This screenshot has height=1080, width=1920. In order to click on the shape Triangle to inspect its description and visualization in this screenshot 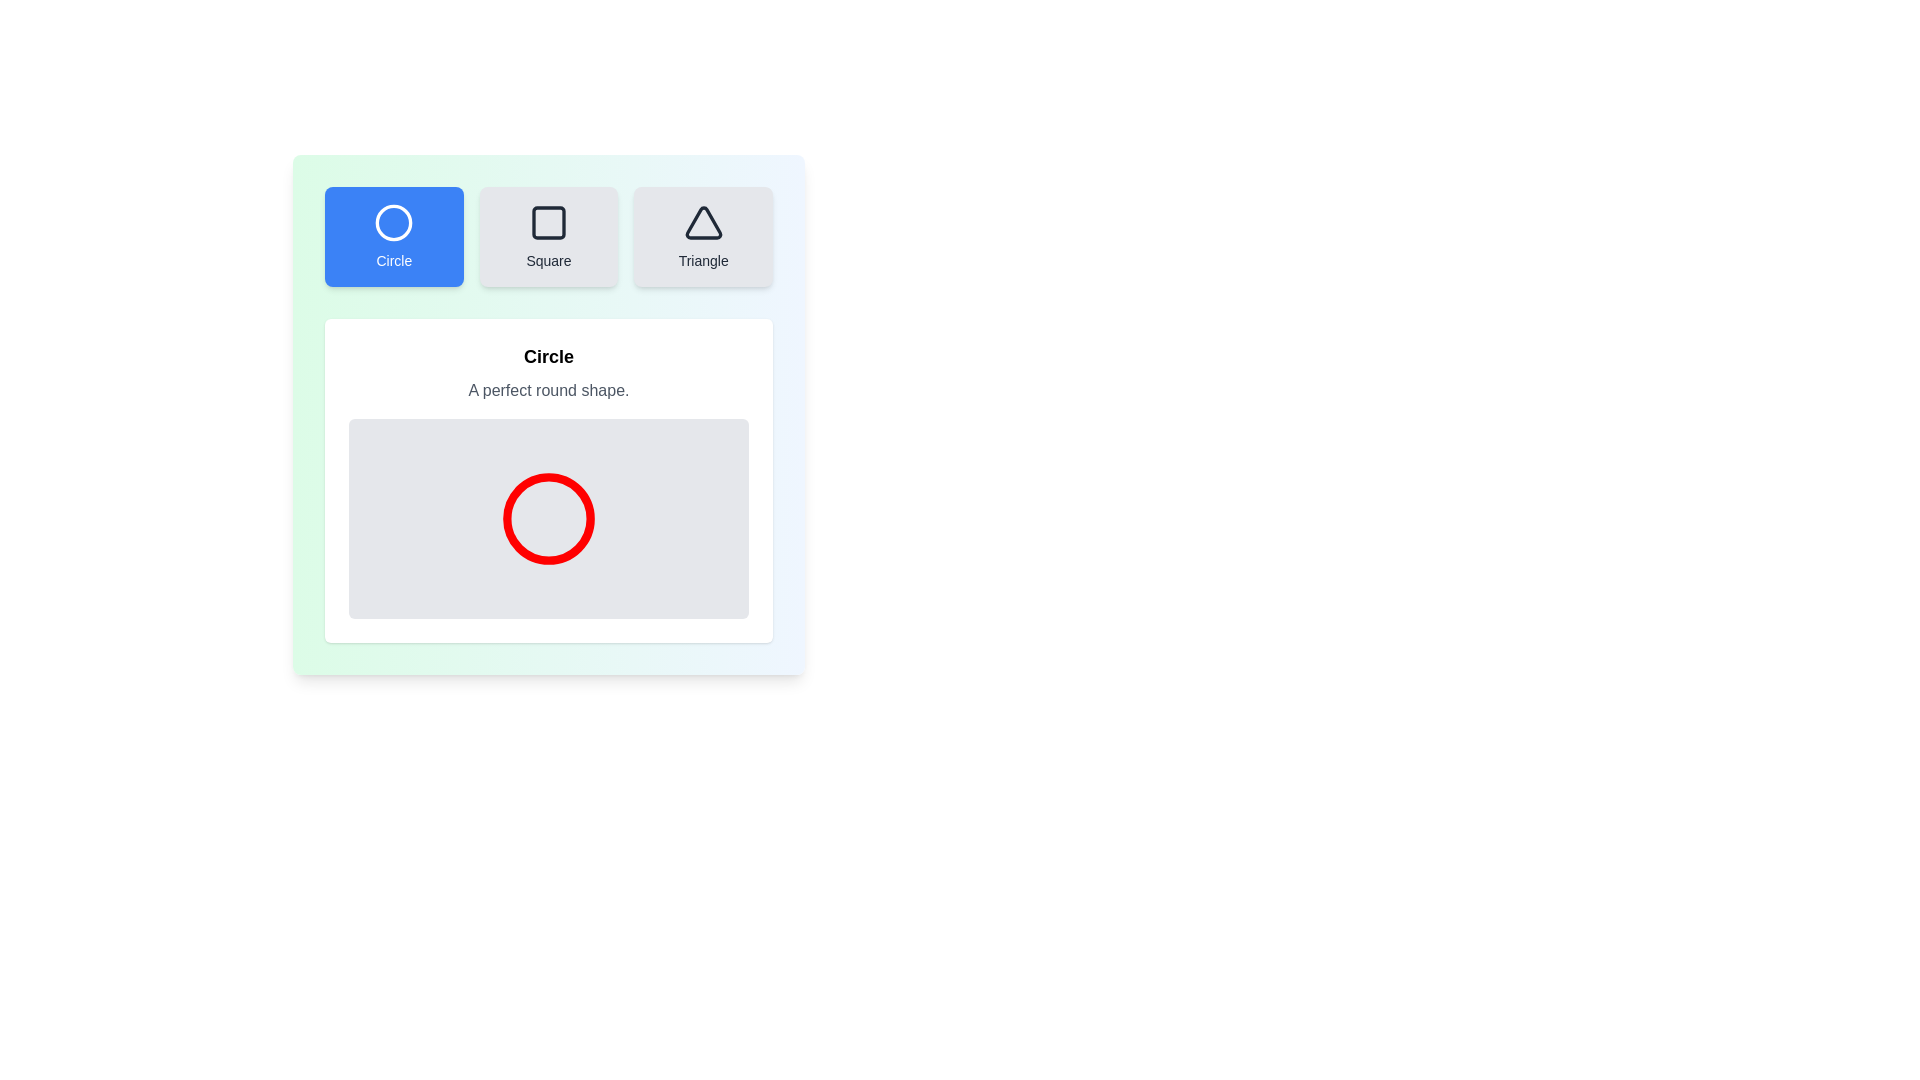, I will do `click(704, 235)`.